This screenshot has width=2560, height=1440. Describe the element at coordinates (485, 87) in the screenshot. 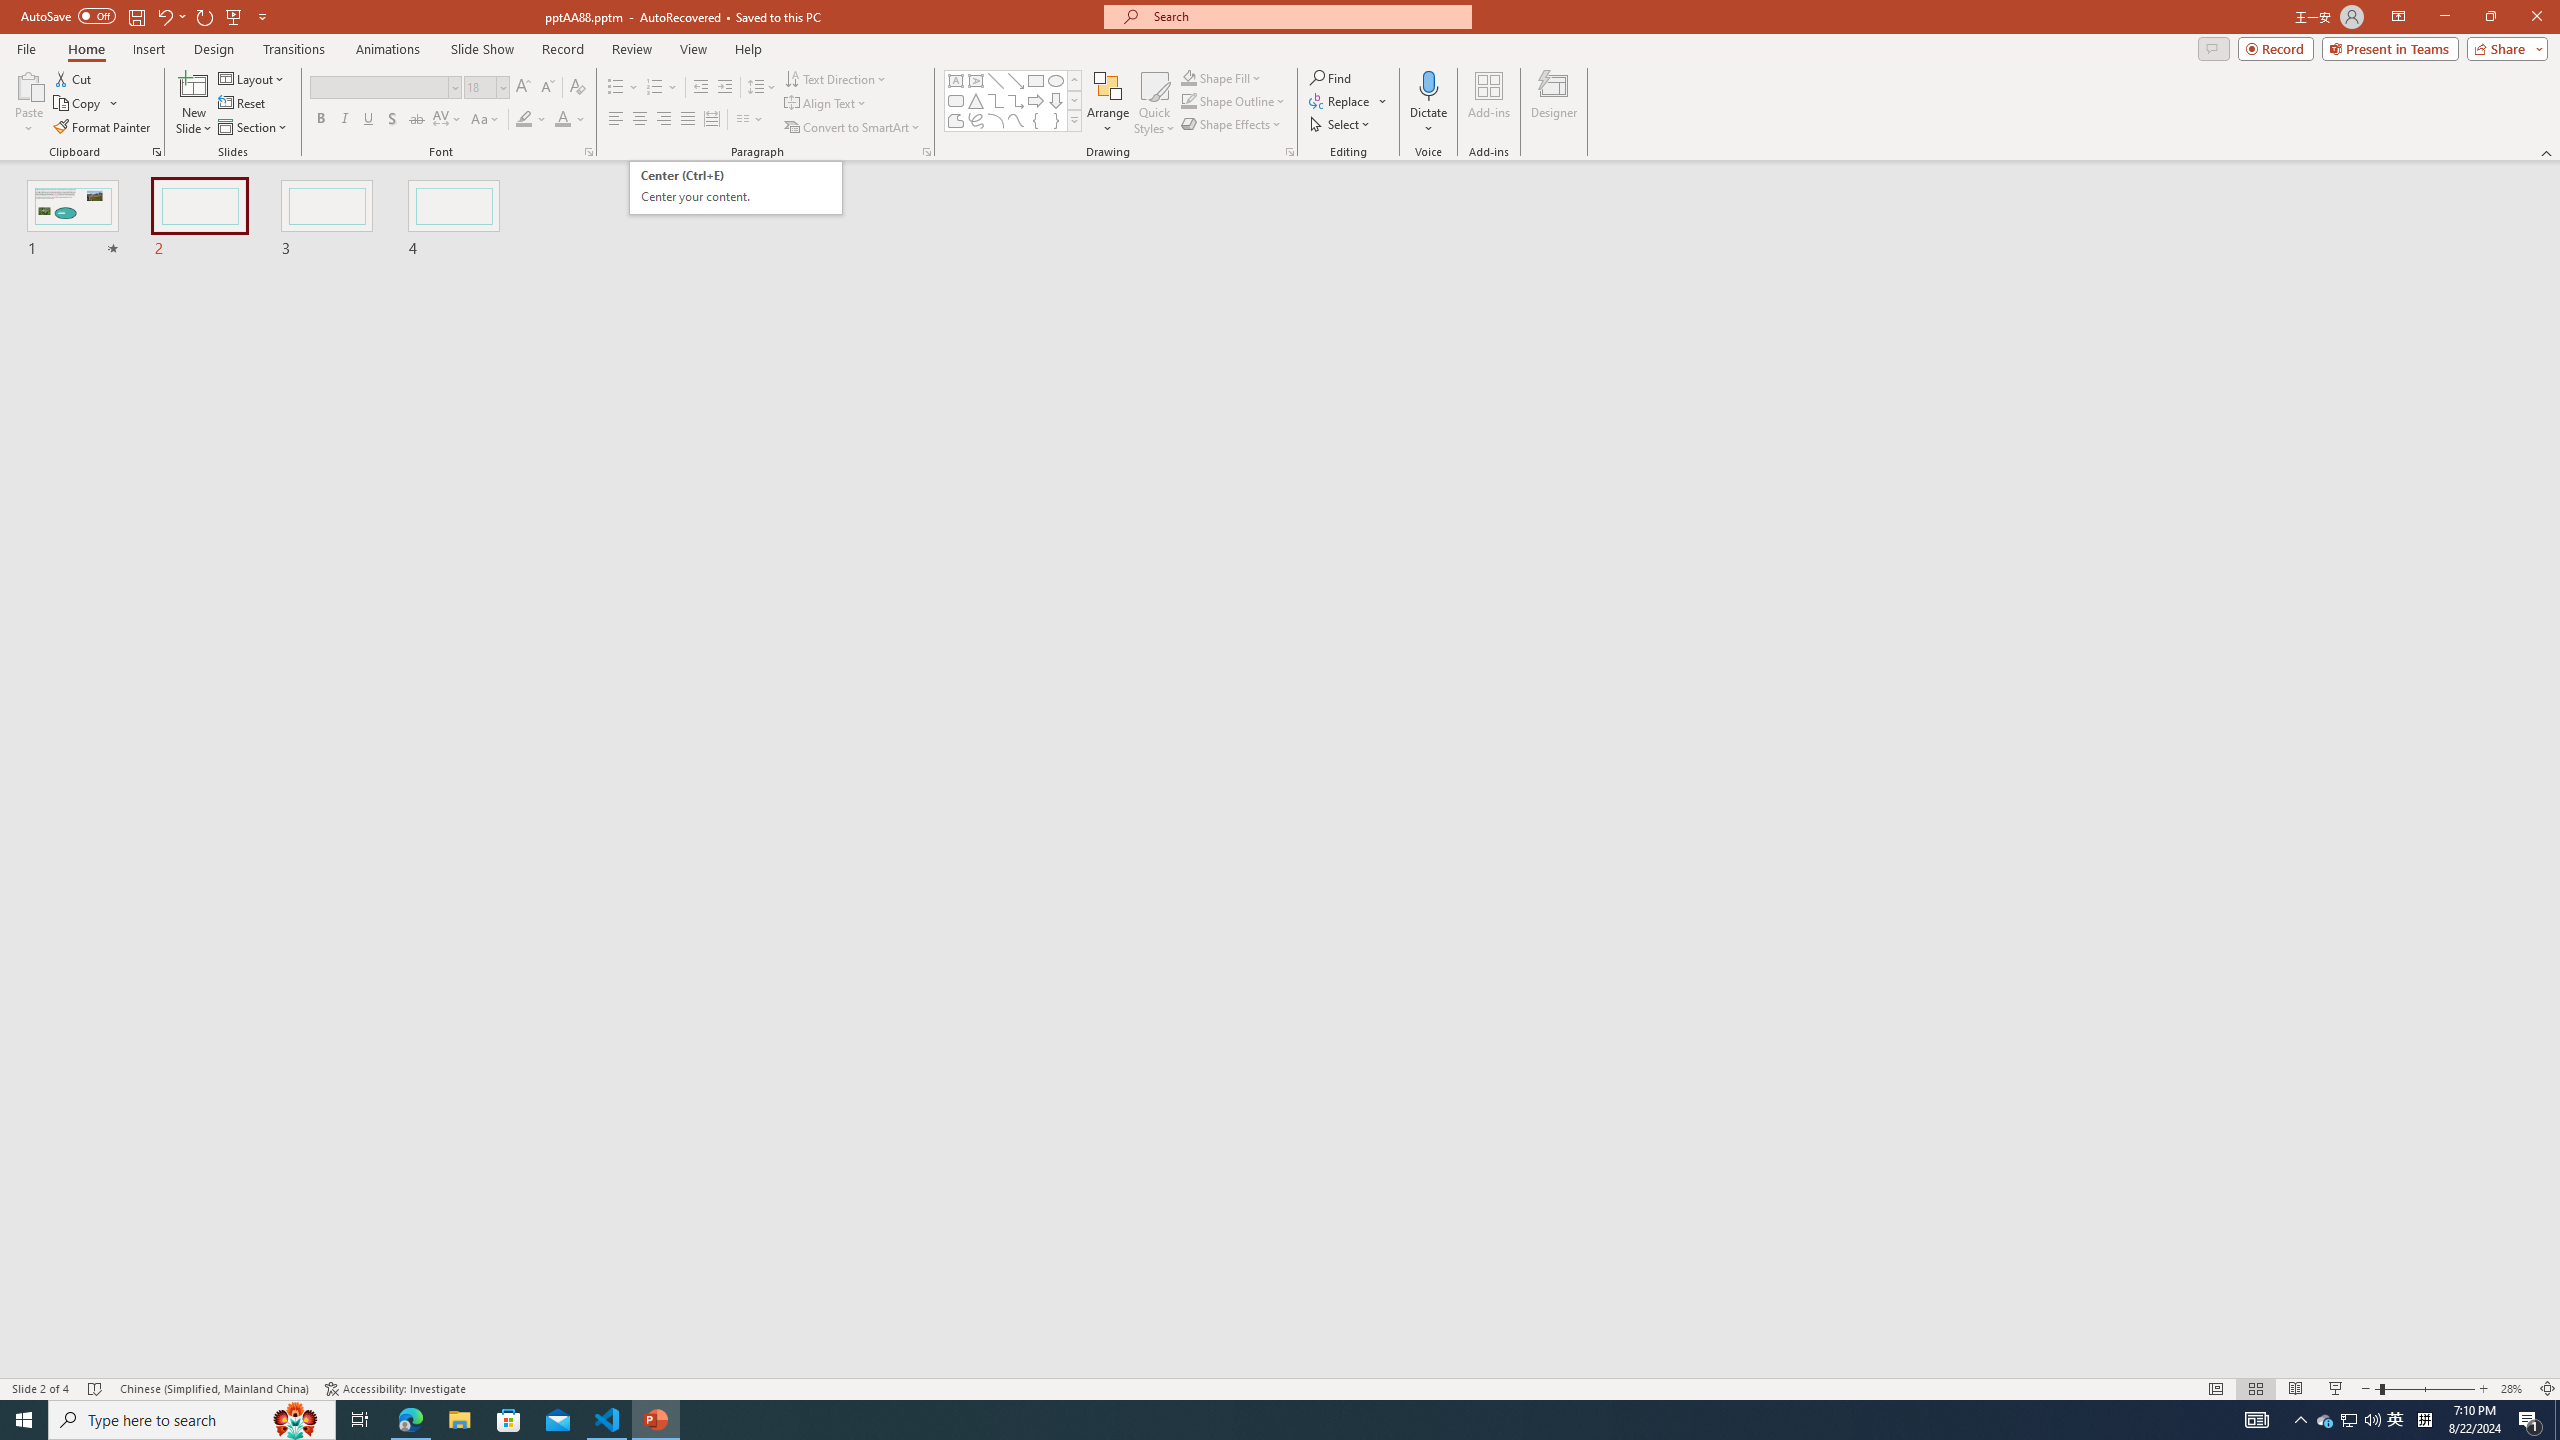

I see `'Font Size'` at that location.